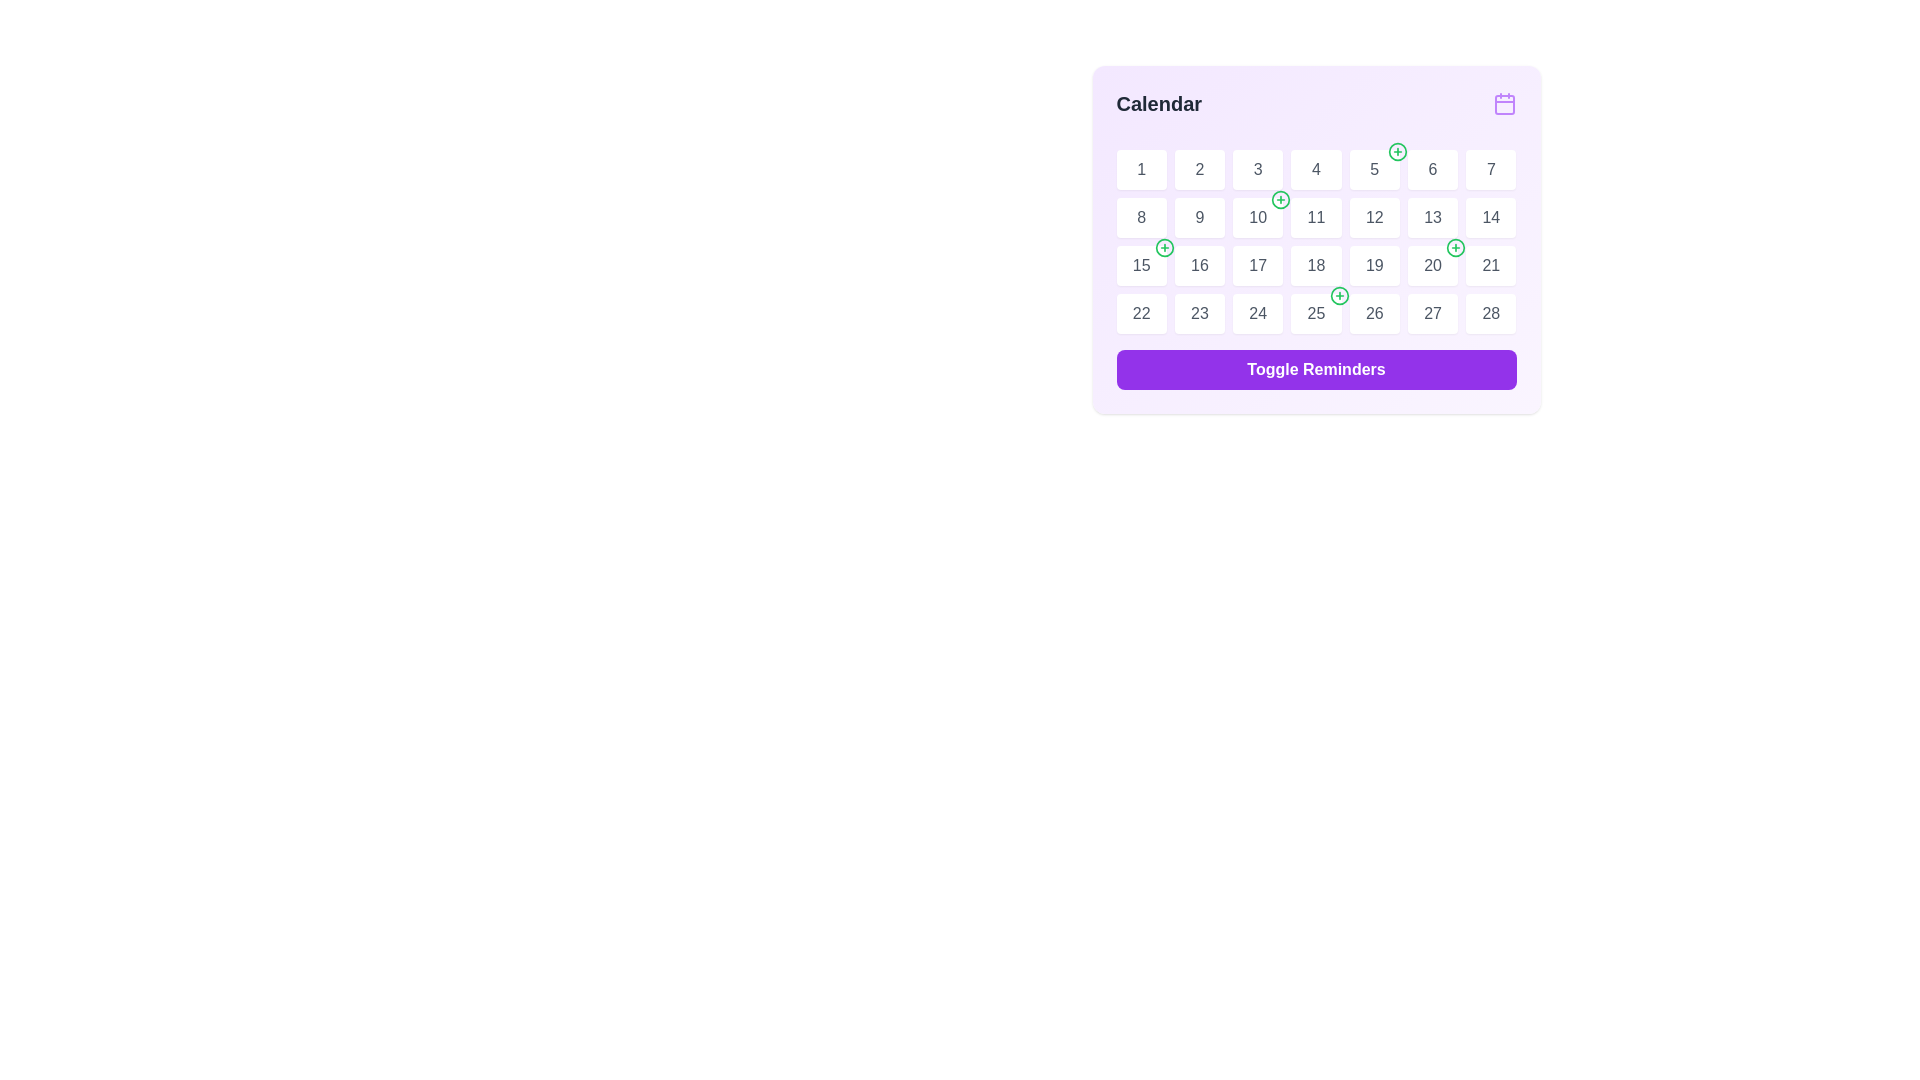  I want to click on the calendar day cell representing the date '13', which is located in the second row and third column of the calendar grid, so click(1432, 218).